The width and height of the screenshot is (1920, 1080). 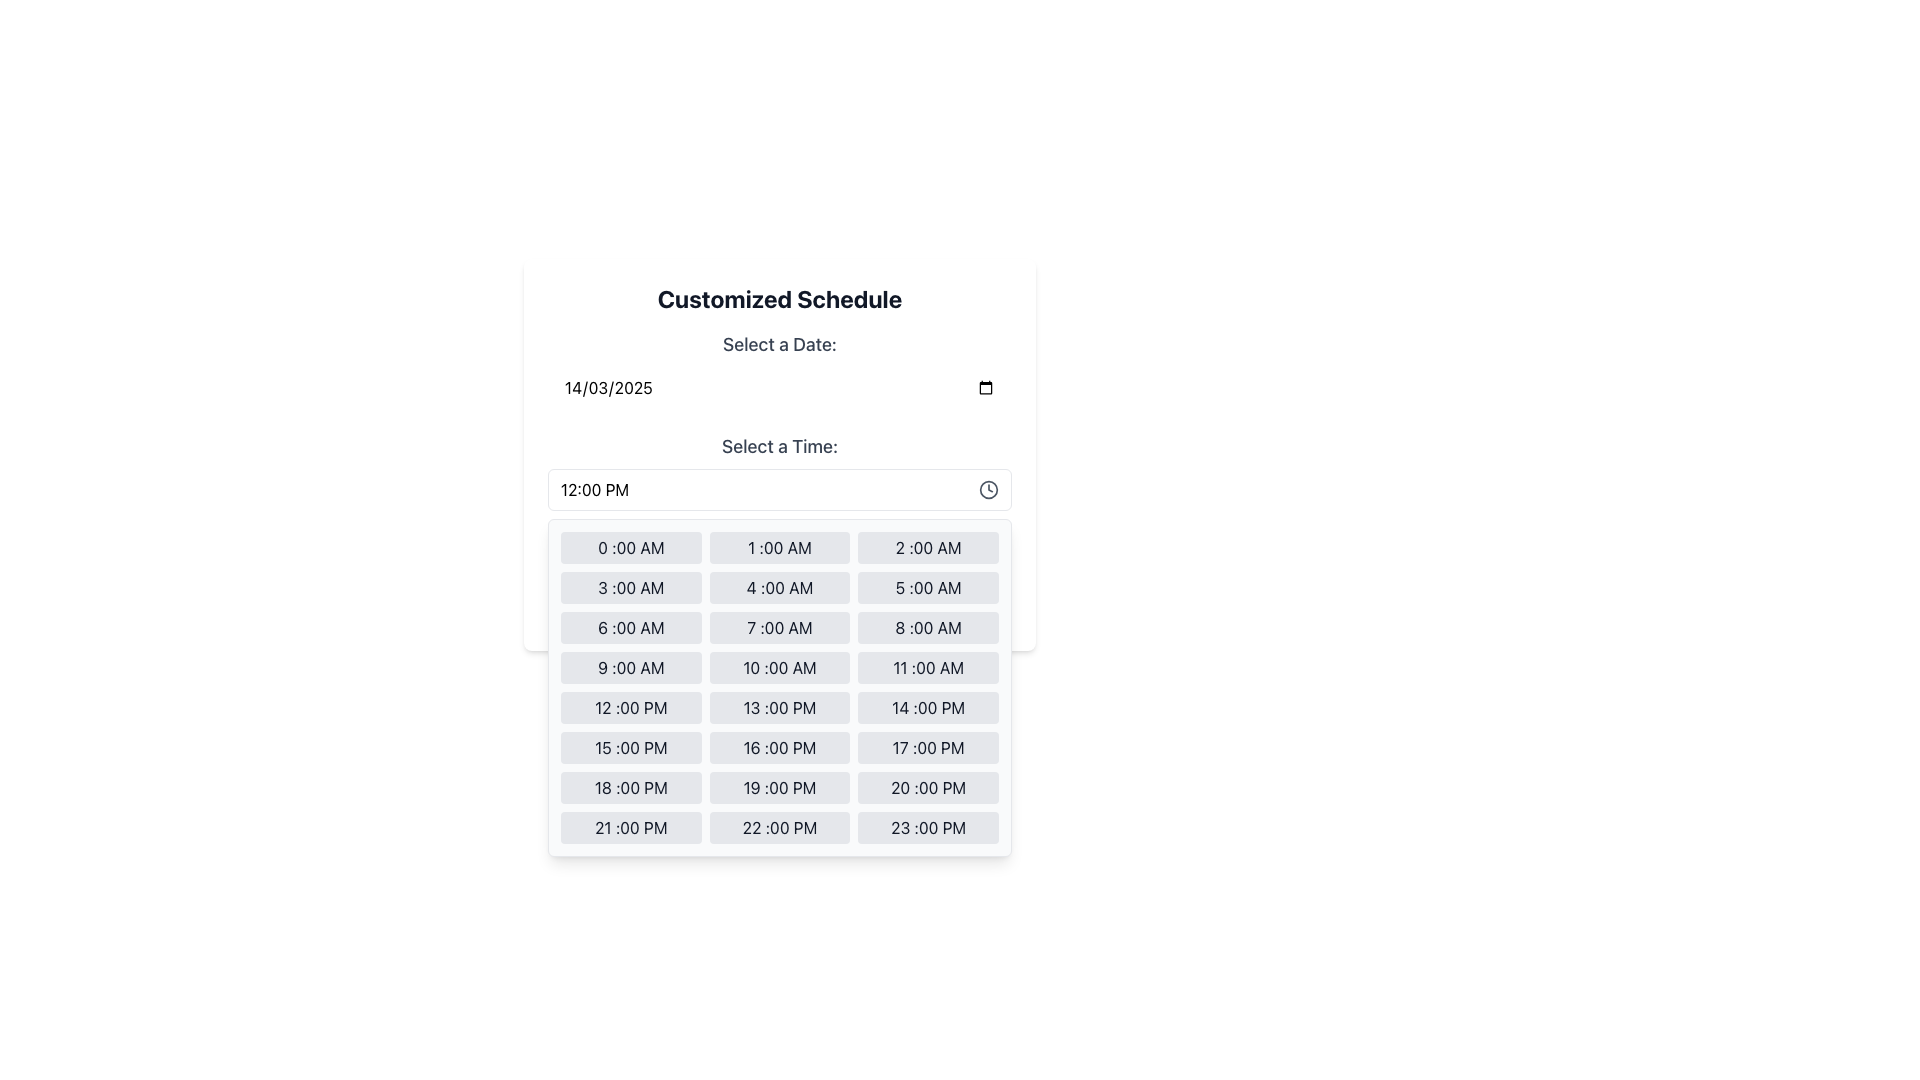 What do you see at coordinates (594, 489) in the screenshot?
I see `the time indicator displaying '12:00 PM' for additional information` at bounding box center [594, 489].